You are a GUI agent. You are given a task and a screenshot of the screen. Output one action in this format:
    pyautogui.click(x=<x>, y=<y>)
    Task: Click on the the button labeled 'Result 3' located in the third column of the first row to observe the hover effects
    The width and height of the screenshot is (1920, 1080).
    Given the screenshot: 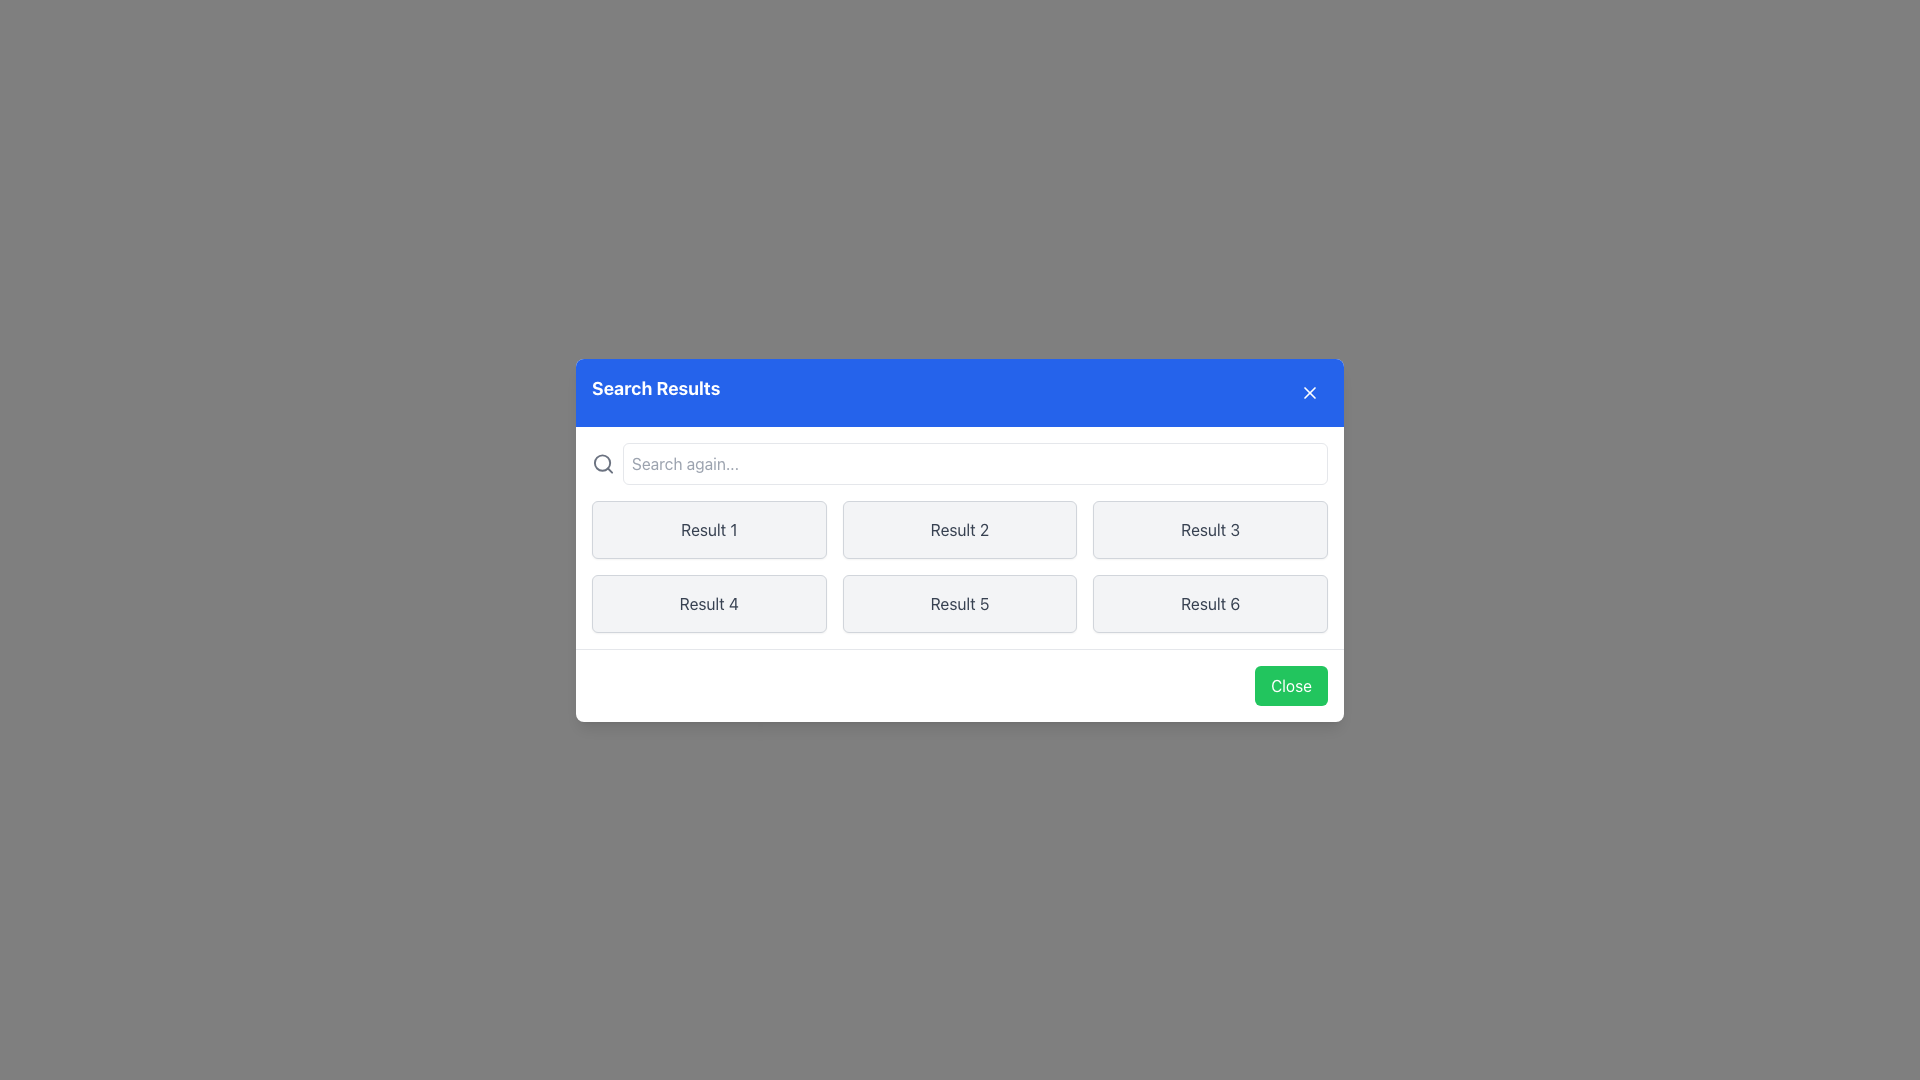 What is the action you would take?
    pyautogui.click(x=1209, y=528)
    